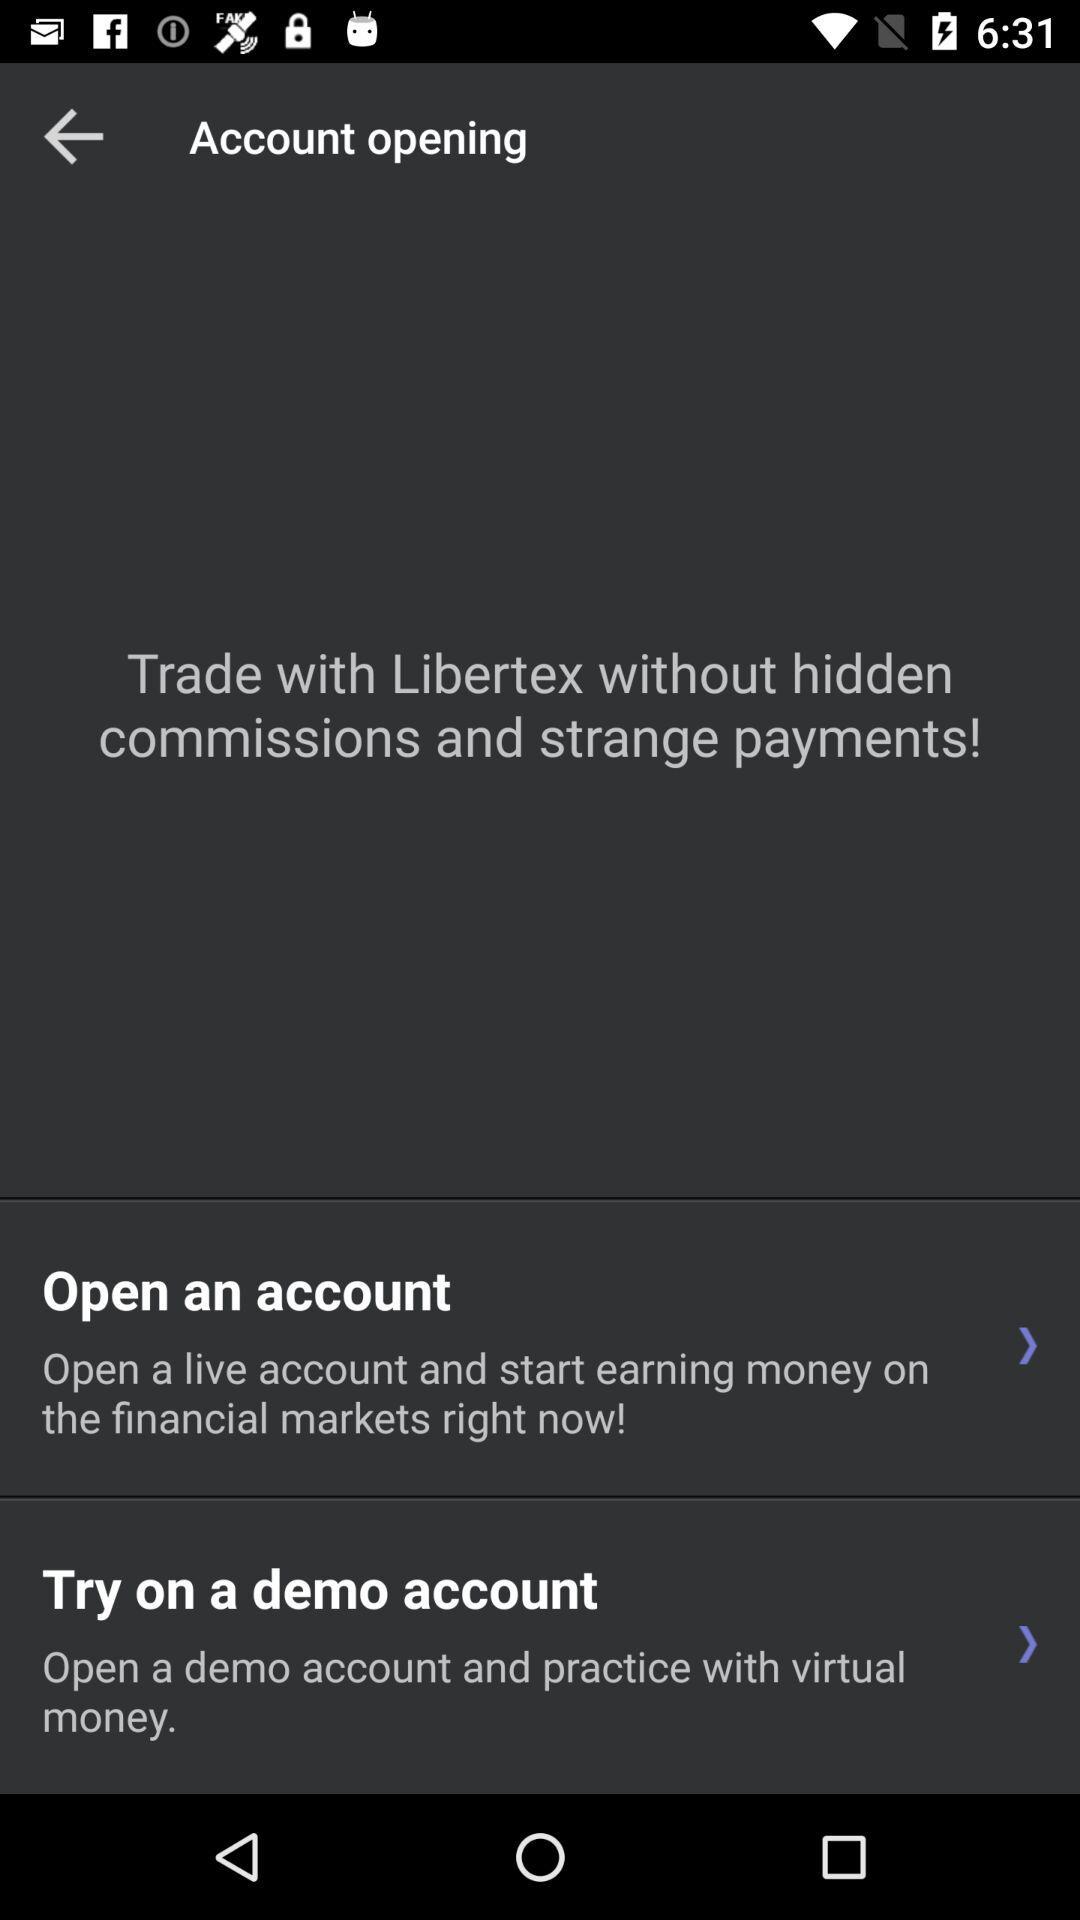  Describe the element at coordinates (72, 135) in the screenshot. I see `back toggle` at that location.